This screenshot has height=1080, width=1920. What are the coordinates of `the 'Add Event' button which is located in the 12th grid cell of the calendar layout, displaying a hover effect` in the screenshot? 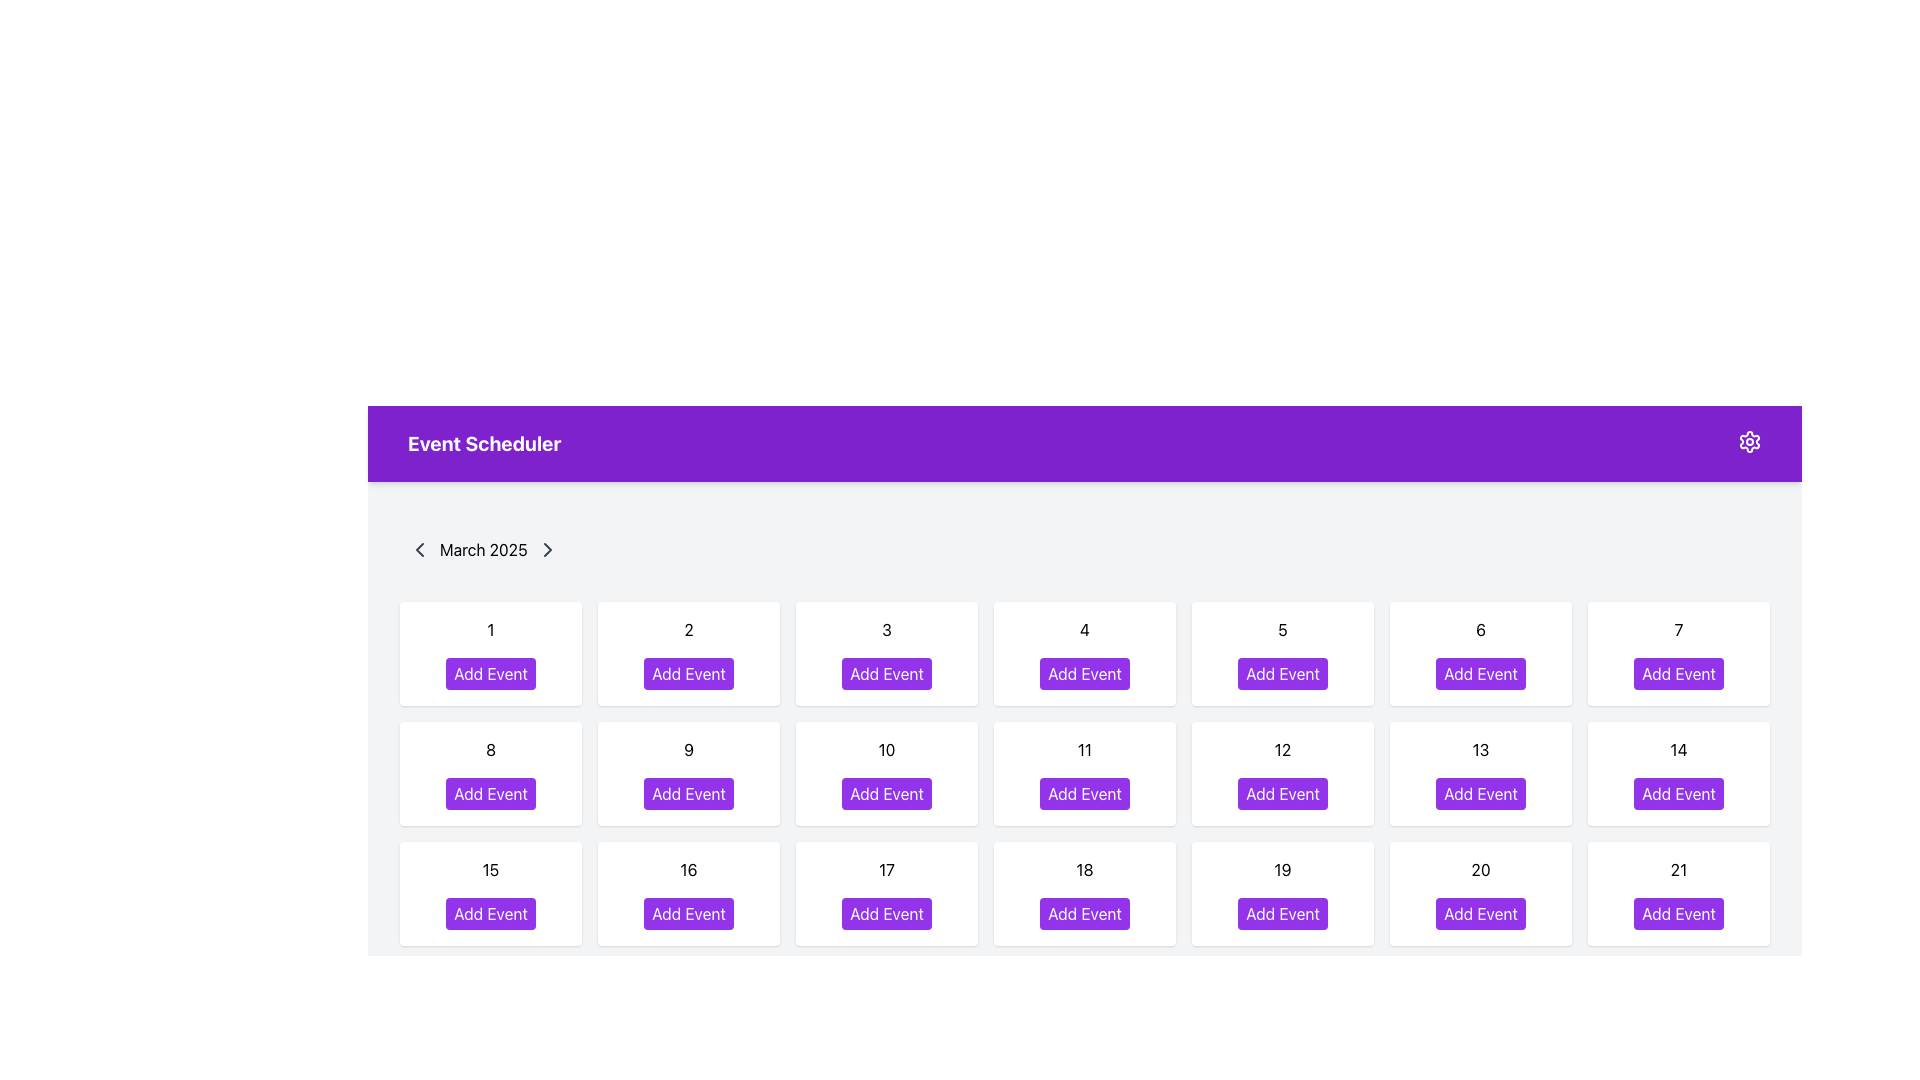 It's located at (1282, 793).